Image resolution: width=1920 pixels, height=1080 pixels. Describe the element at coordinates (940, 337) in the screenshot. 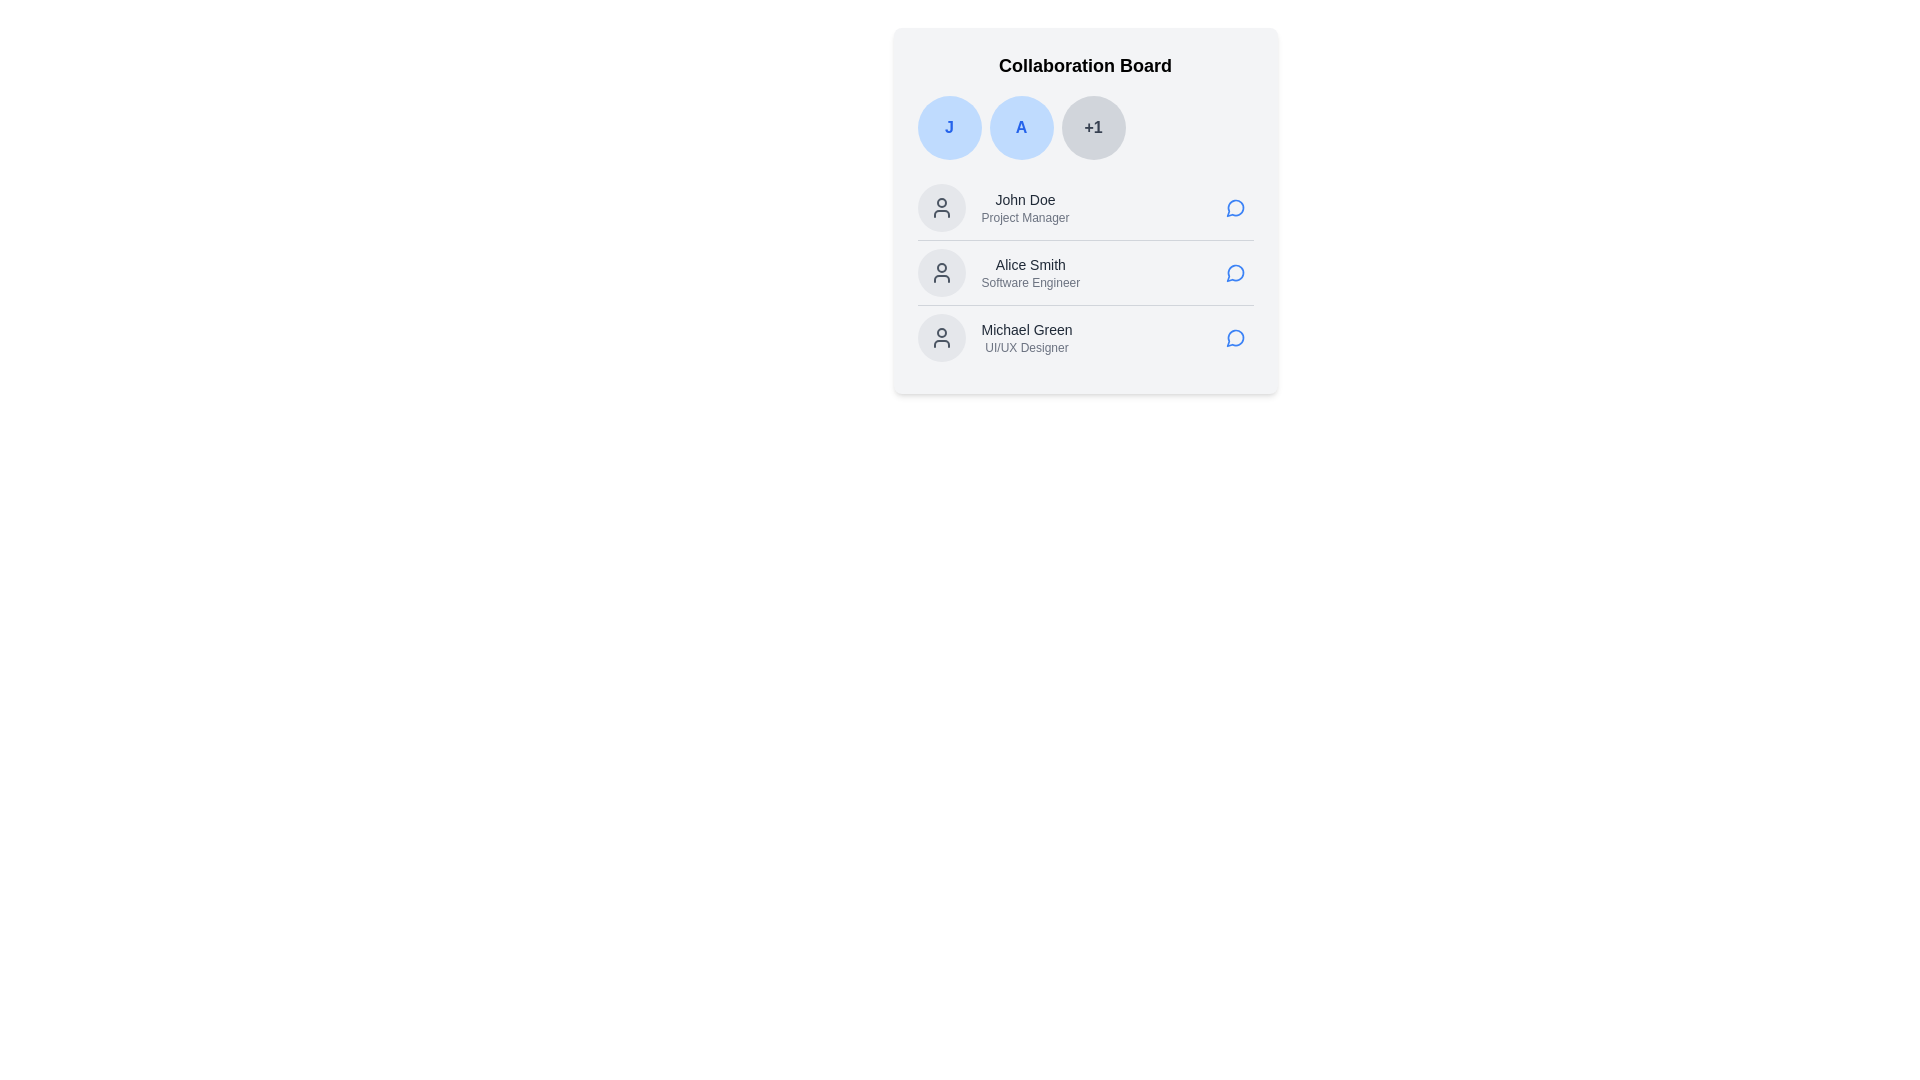

I see `the profile icon for 'Michael Green UI/UX Designer', which is located on the left side of the corresponding row in the Collaboration Board section, represented within a circular light gray background` at that location.